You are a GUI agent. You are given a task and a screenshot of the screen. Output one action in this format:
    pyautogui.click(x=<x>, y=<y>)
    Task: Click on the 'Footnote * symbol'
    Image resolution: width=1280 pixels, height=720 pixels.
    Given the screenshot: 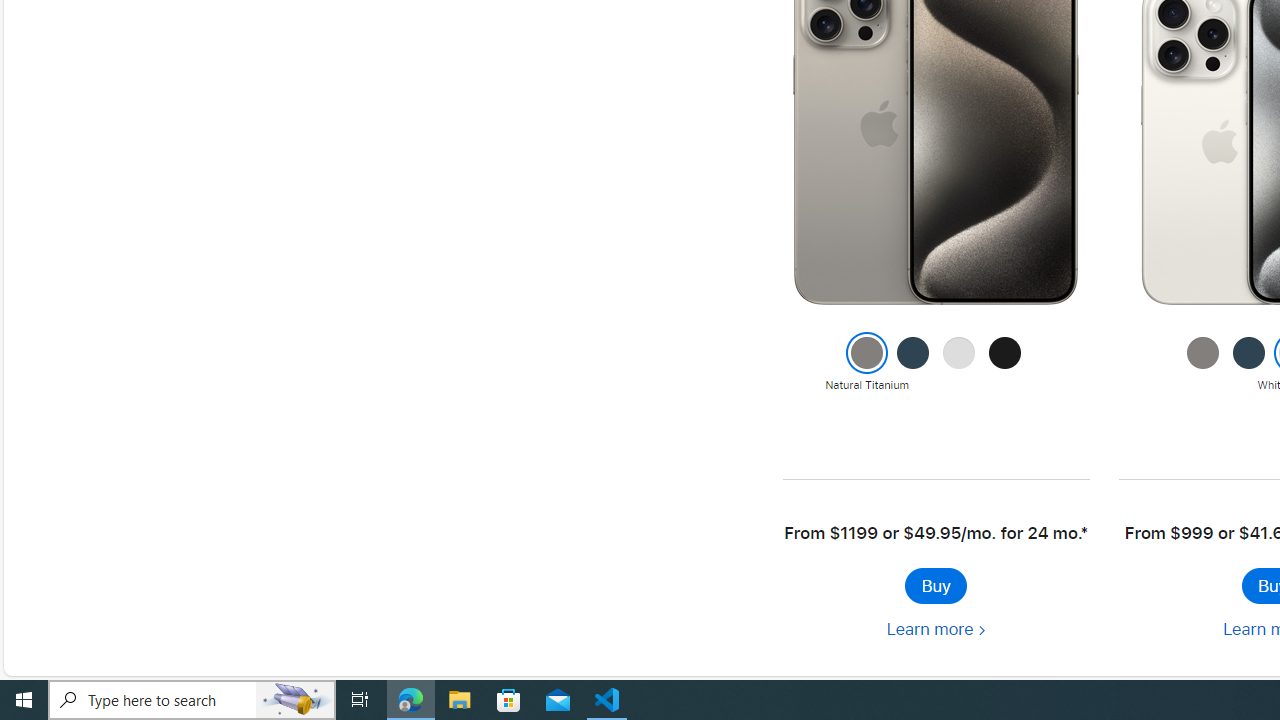 What is the action you would take?
    pyautogui.click(x=1083, y=532)
    